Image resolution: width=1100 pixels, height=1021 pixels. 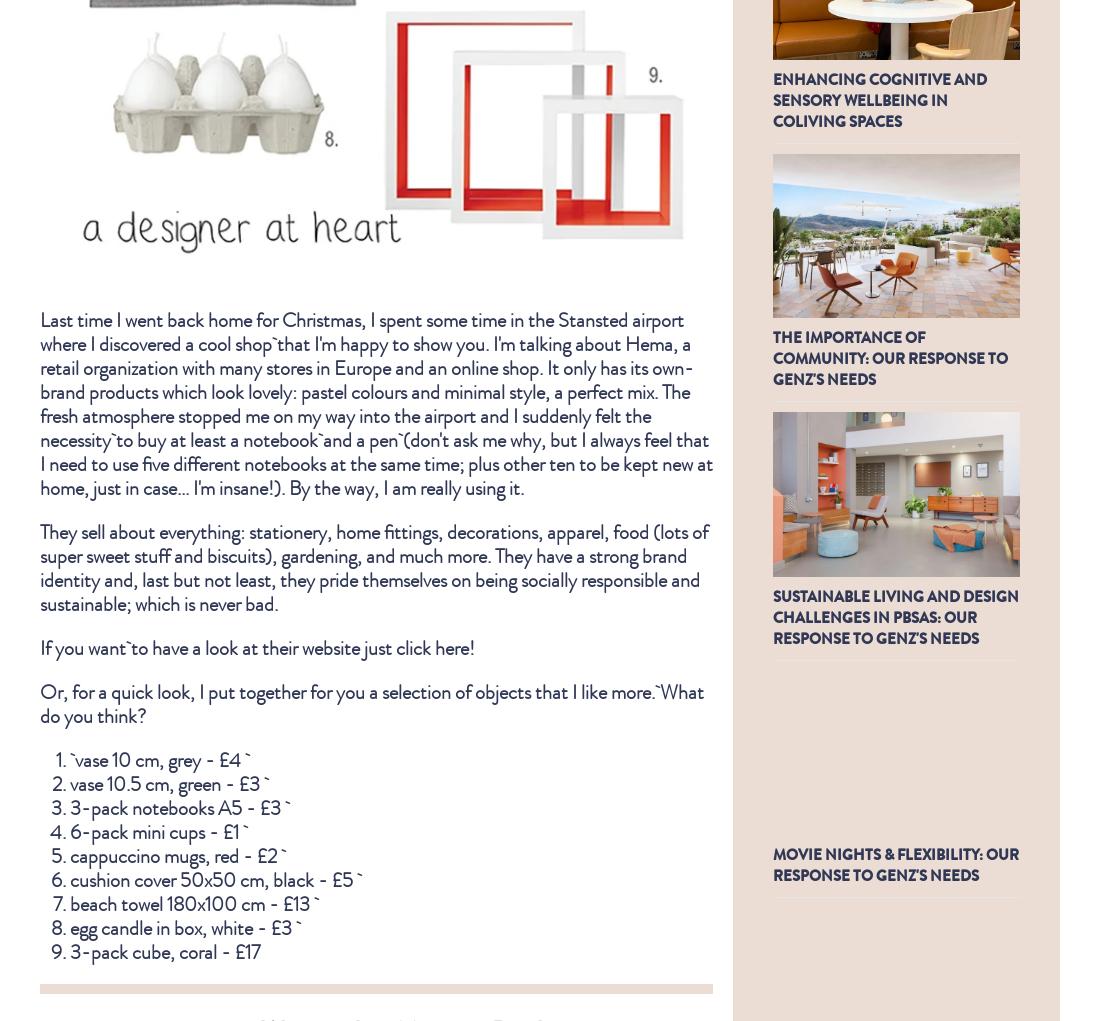 What do you see at coordinates (157, 830) in the screenshot?
I see `'6-pack mini cups - £1'` at bounding box center [157, 830].